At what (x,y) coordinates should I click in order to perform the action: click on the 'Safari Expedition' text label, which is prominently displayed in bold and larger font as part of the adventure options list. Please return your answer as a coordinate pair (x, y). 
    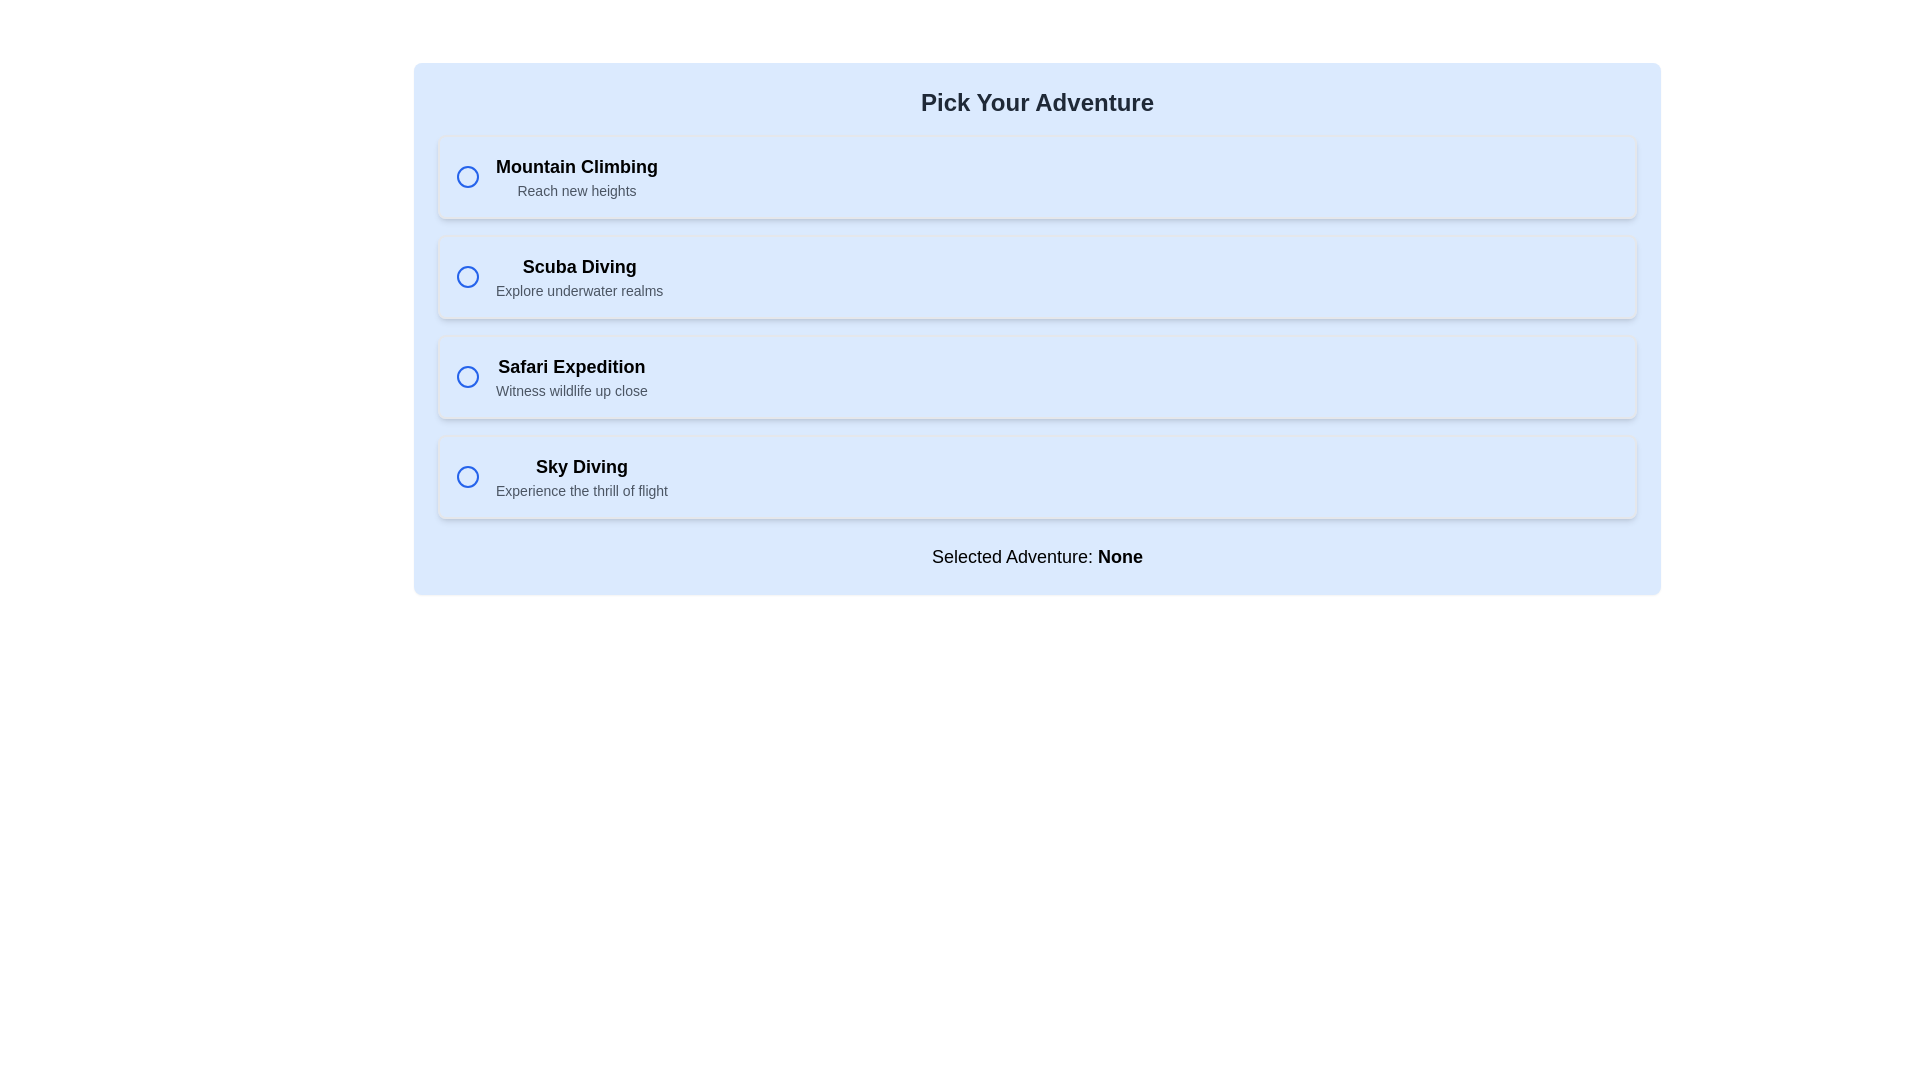
    Looking at the image, I should click on (570, 366).